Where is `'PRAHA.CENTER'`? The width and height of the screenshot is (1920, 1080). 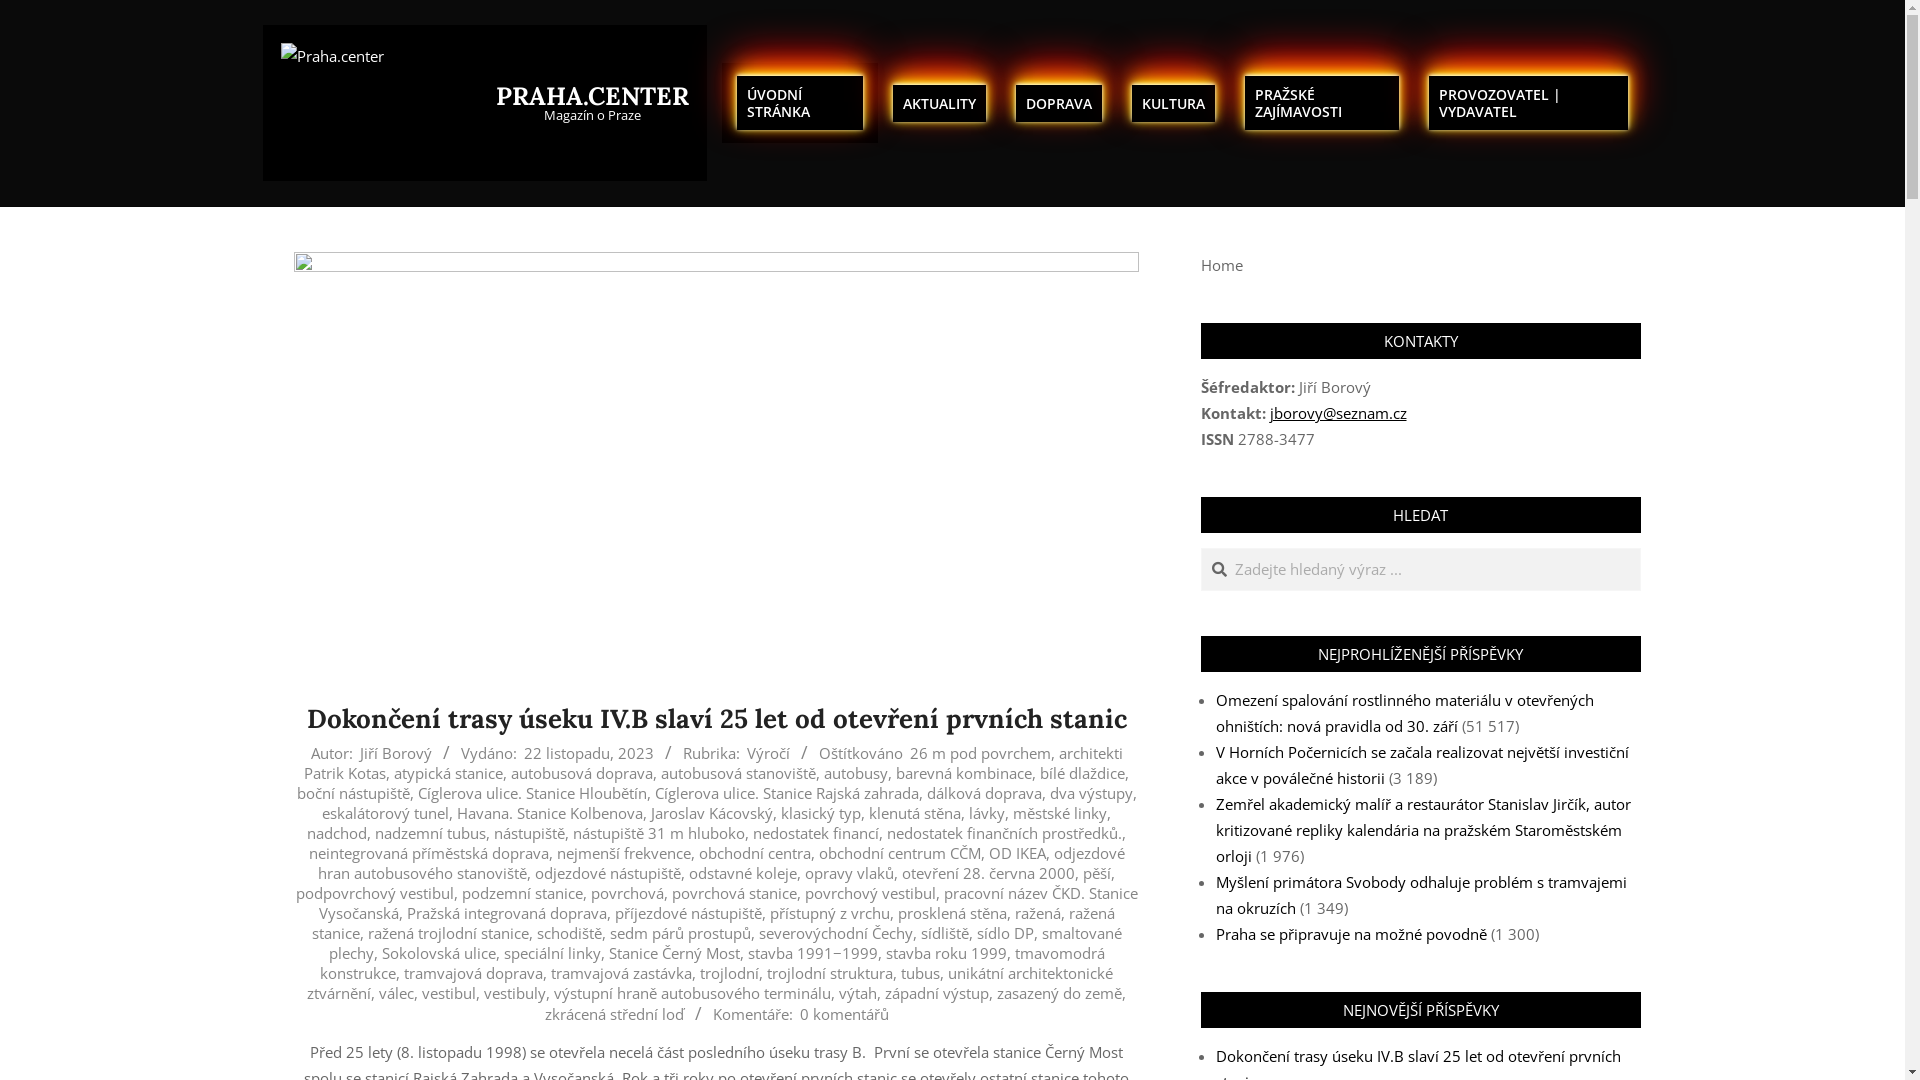 'PRAHA.CENTER' is located at coordinates (591, 96).